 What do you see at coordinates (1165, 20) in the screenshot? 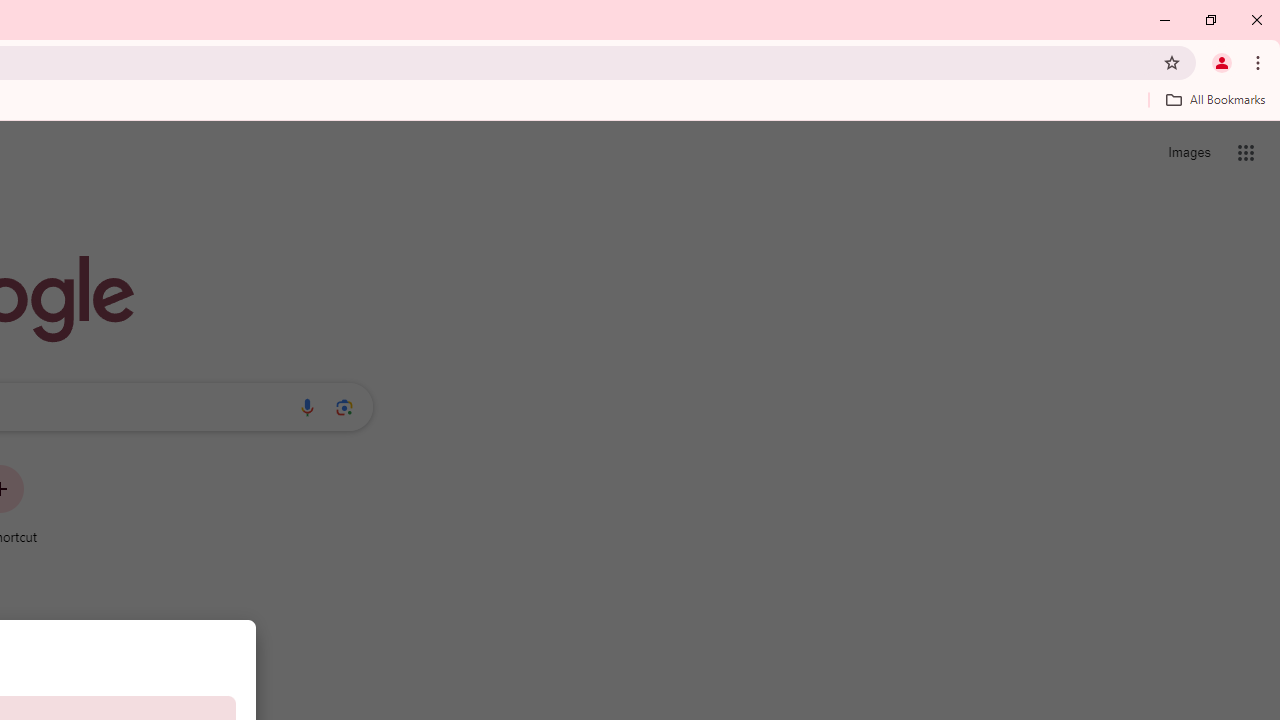
I see `'Minimize'` at bounding box center [1165, 20].